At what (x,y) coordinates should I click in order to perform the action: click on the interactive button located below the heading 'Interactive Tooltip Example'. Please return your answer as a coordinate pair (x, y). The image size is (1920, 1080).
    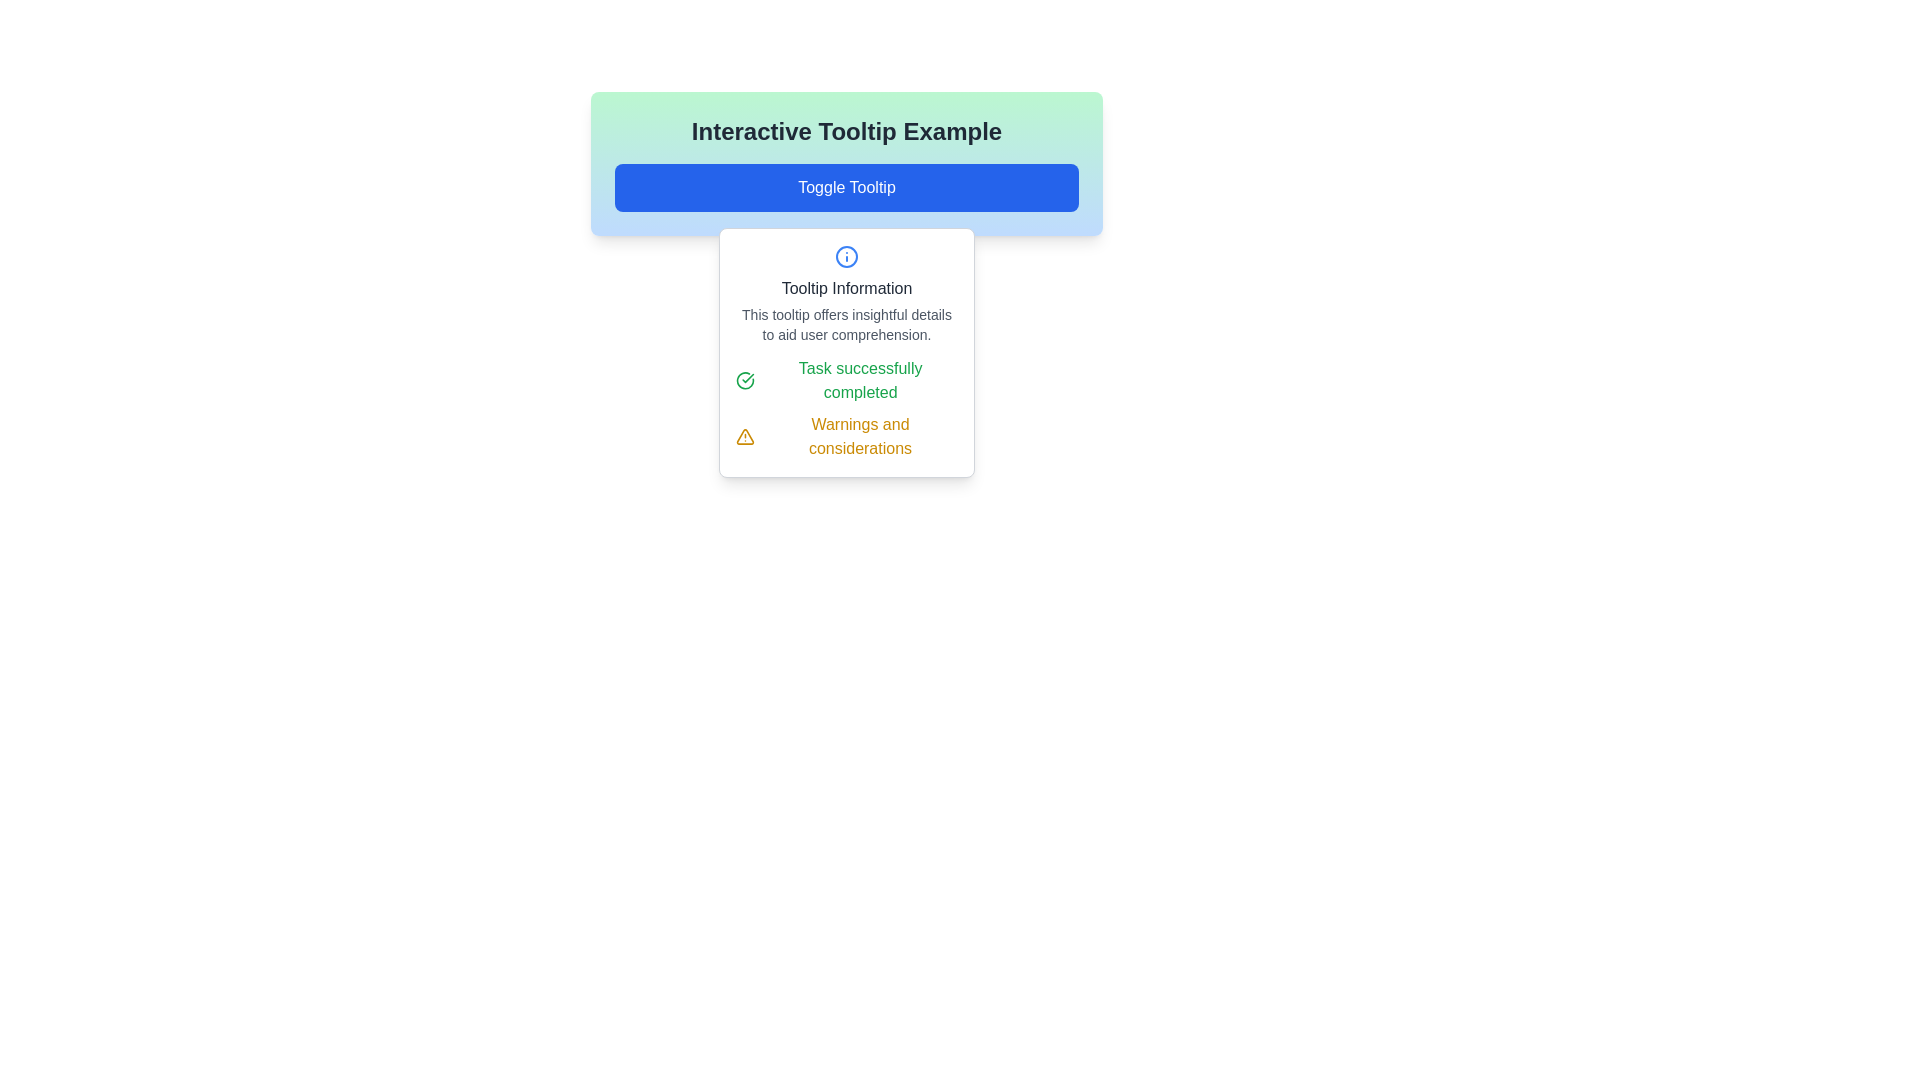
    Looking at the image, I should click on (846, 188).